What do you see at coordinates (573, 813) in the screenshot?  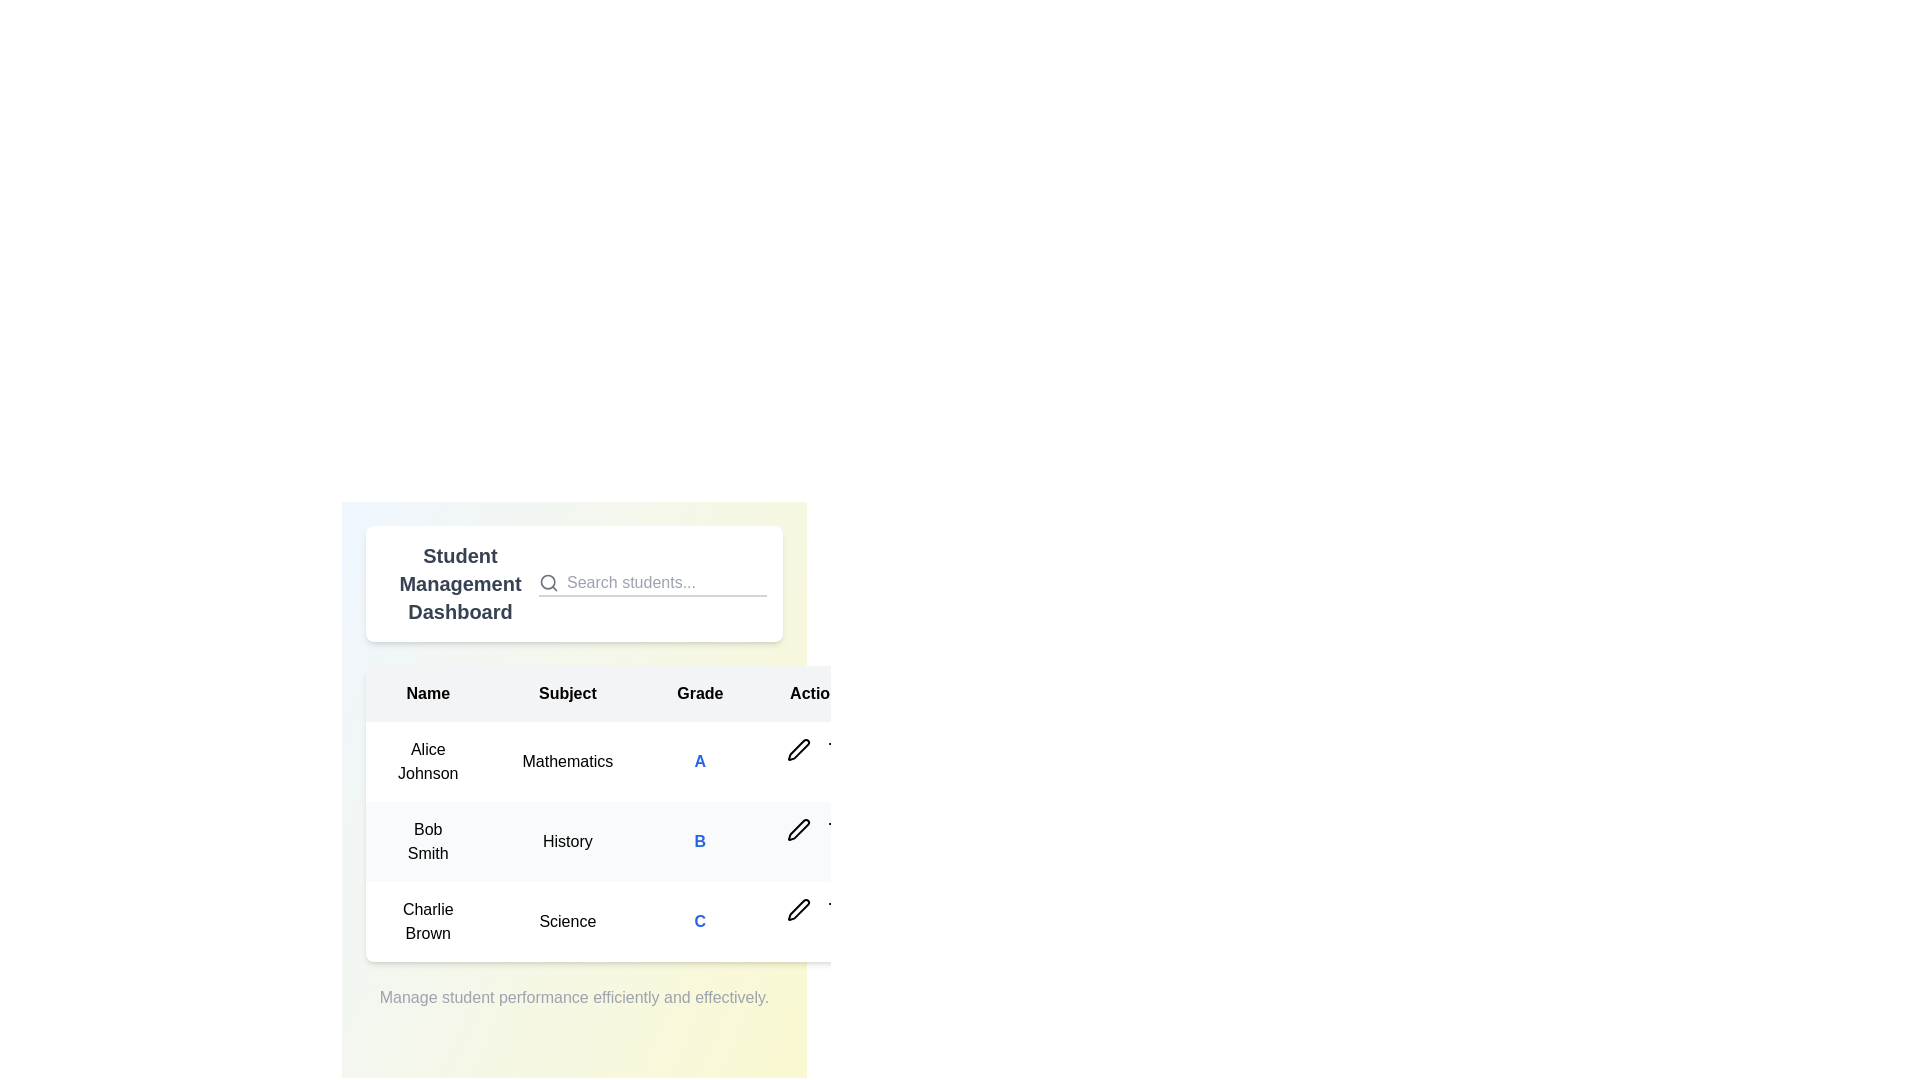 I see `text within any cell of the student information table, which is centrally positioned and displays structured data including names, subjects, and grades` at bounding box center [573, 813].